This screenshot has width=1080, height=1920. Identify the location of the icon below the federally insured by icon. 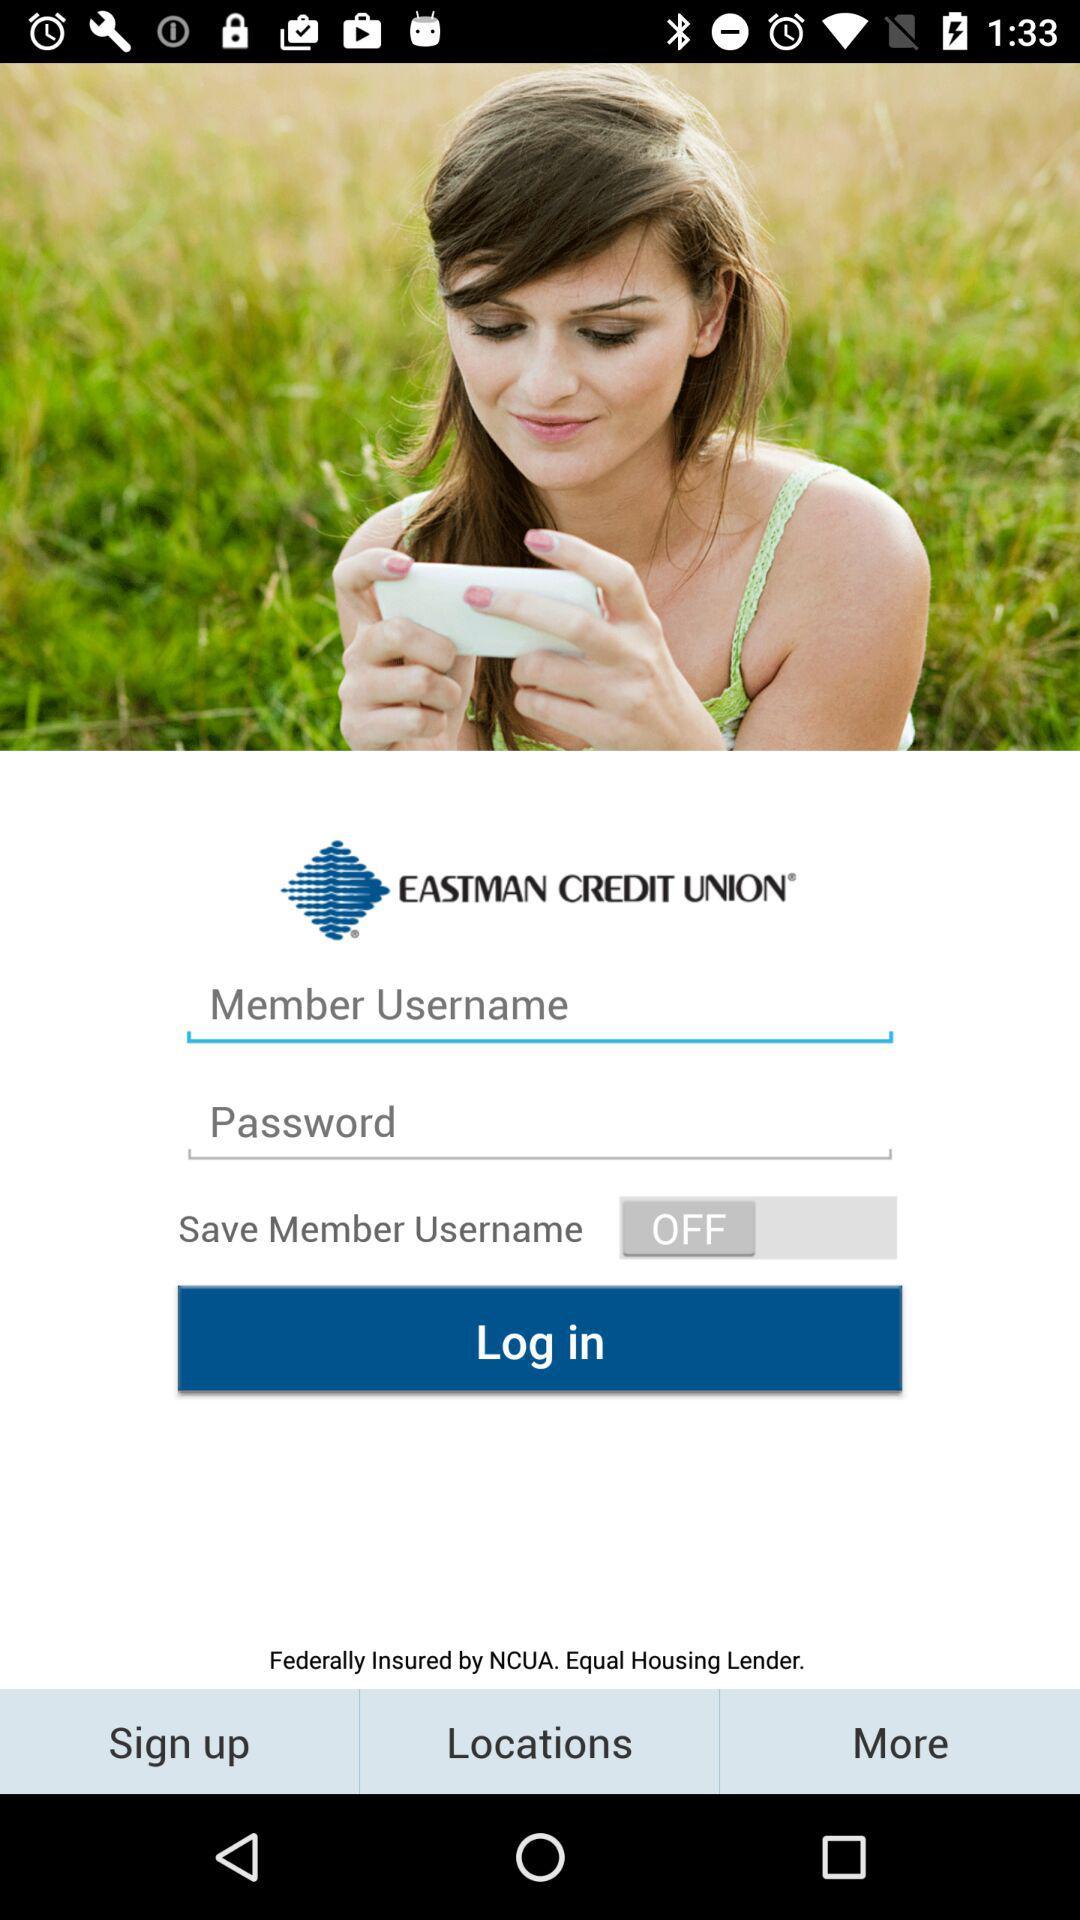
(538, 1740).